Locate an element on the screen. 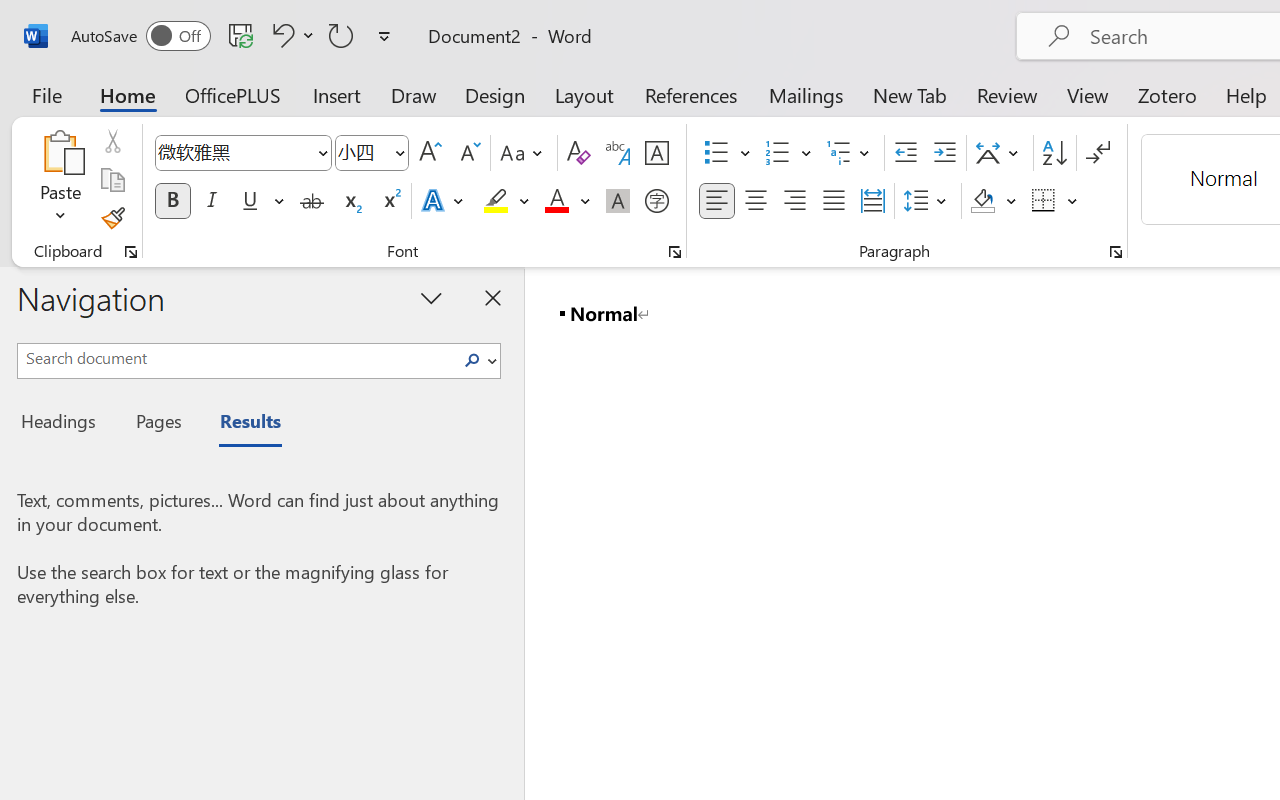 The height and width of the screenshot is (800, 1280). 'File Tab' is located at coordinates (46, 94).